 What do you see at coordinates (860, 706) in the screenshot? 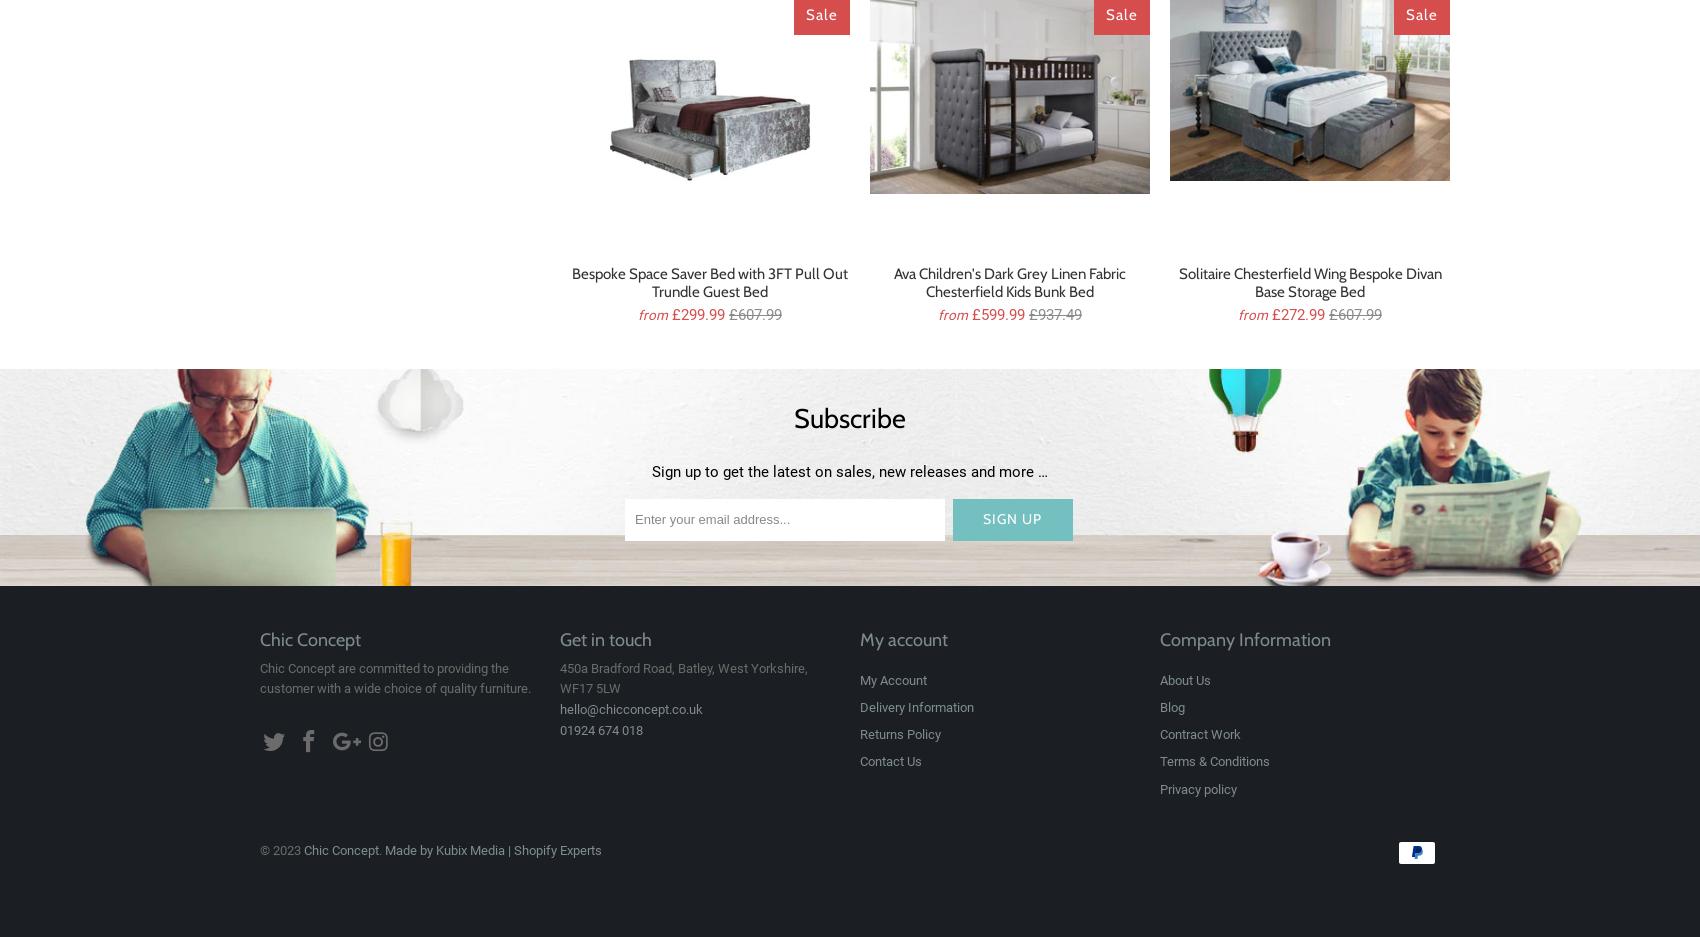
I see `'Delivery Information'` at bounding box center [860, 706].